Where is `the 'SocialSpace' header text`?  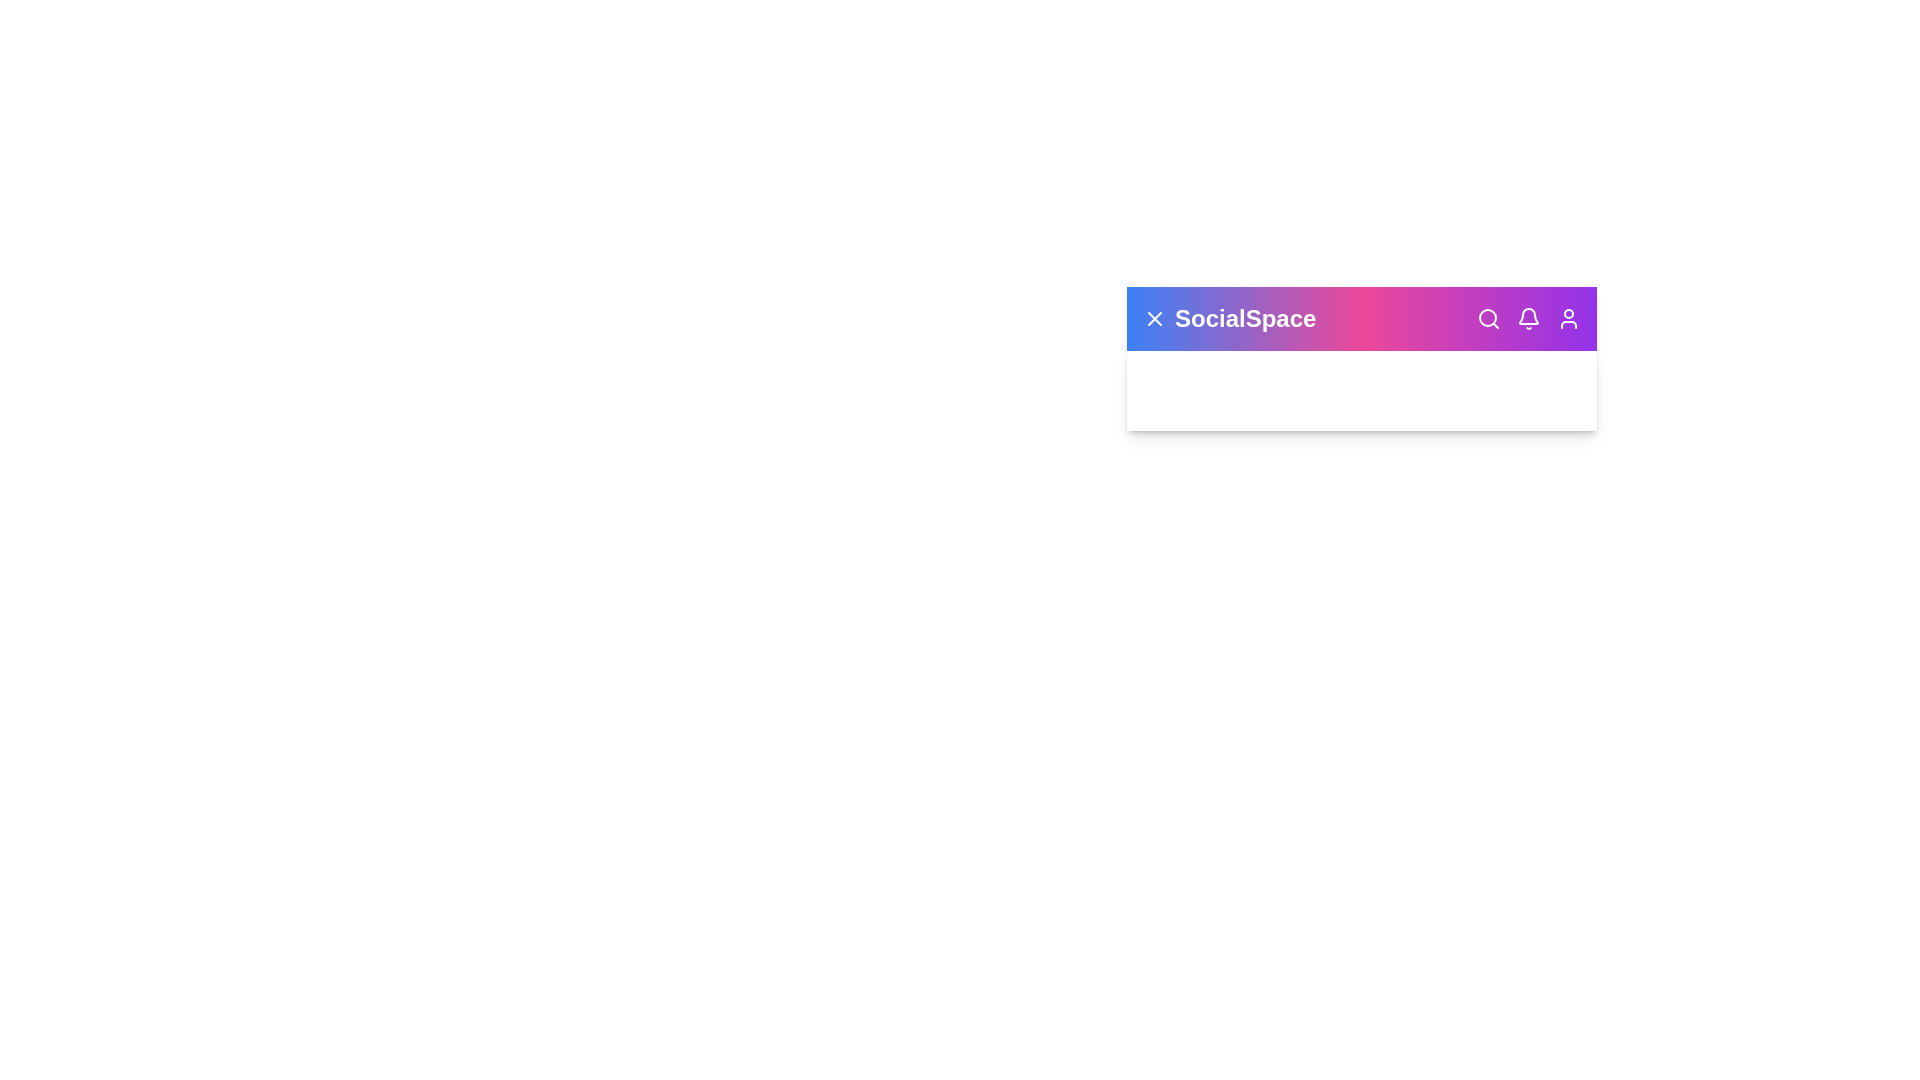 the 'SocialSpace' header text is located at coordinates (1243, 318).